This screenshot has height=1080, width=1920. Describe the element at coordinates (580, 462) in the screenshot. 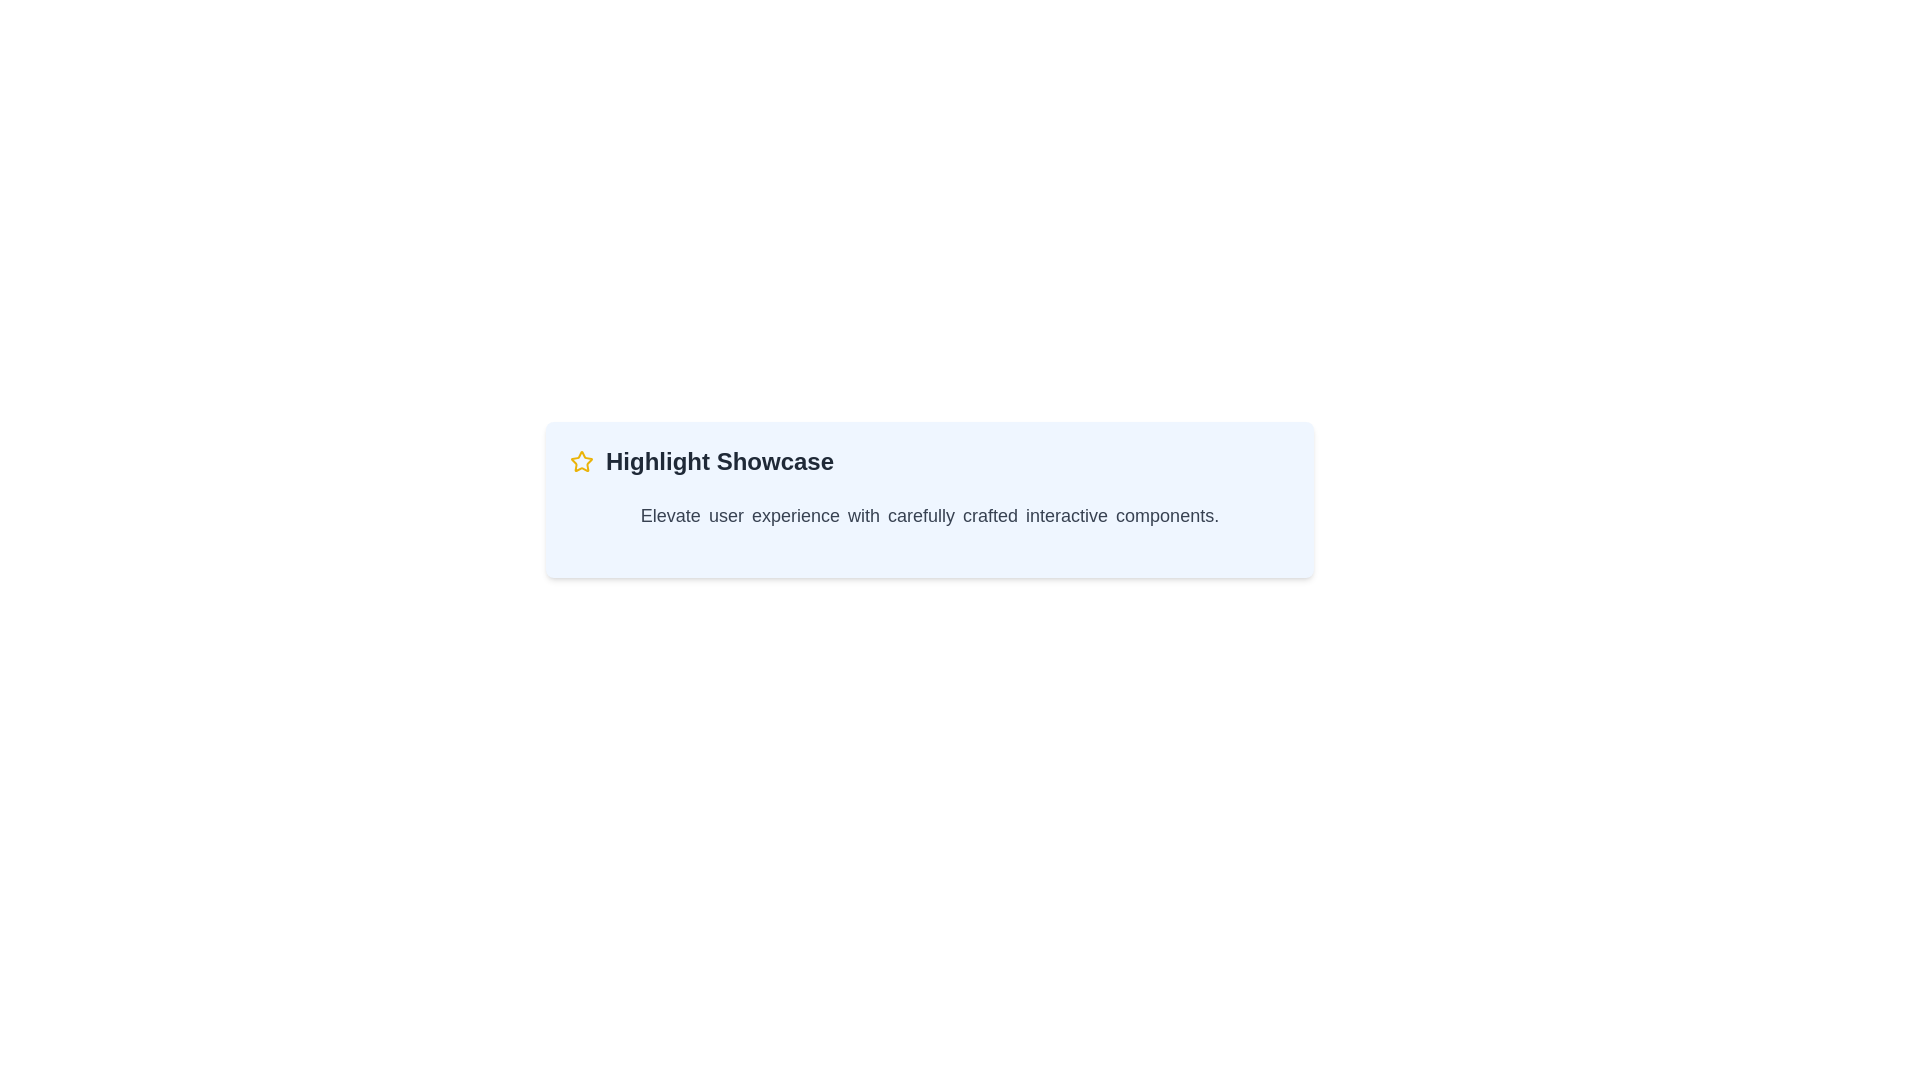

I see `the star-shaped yellow icon indicating importance, located to the left of the 'Highlight Showcase' text` at that location.